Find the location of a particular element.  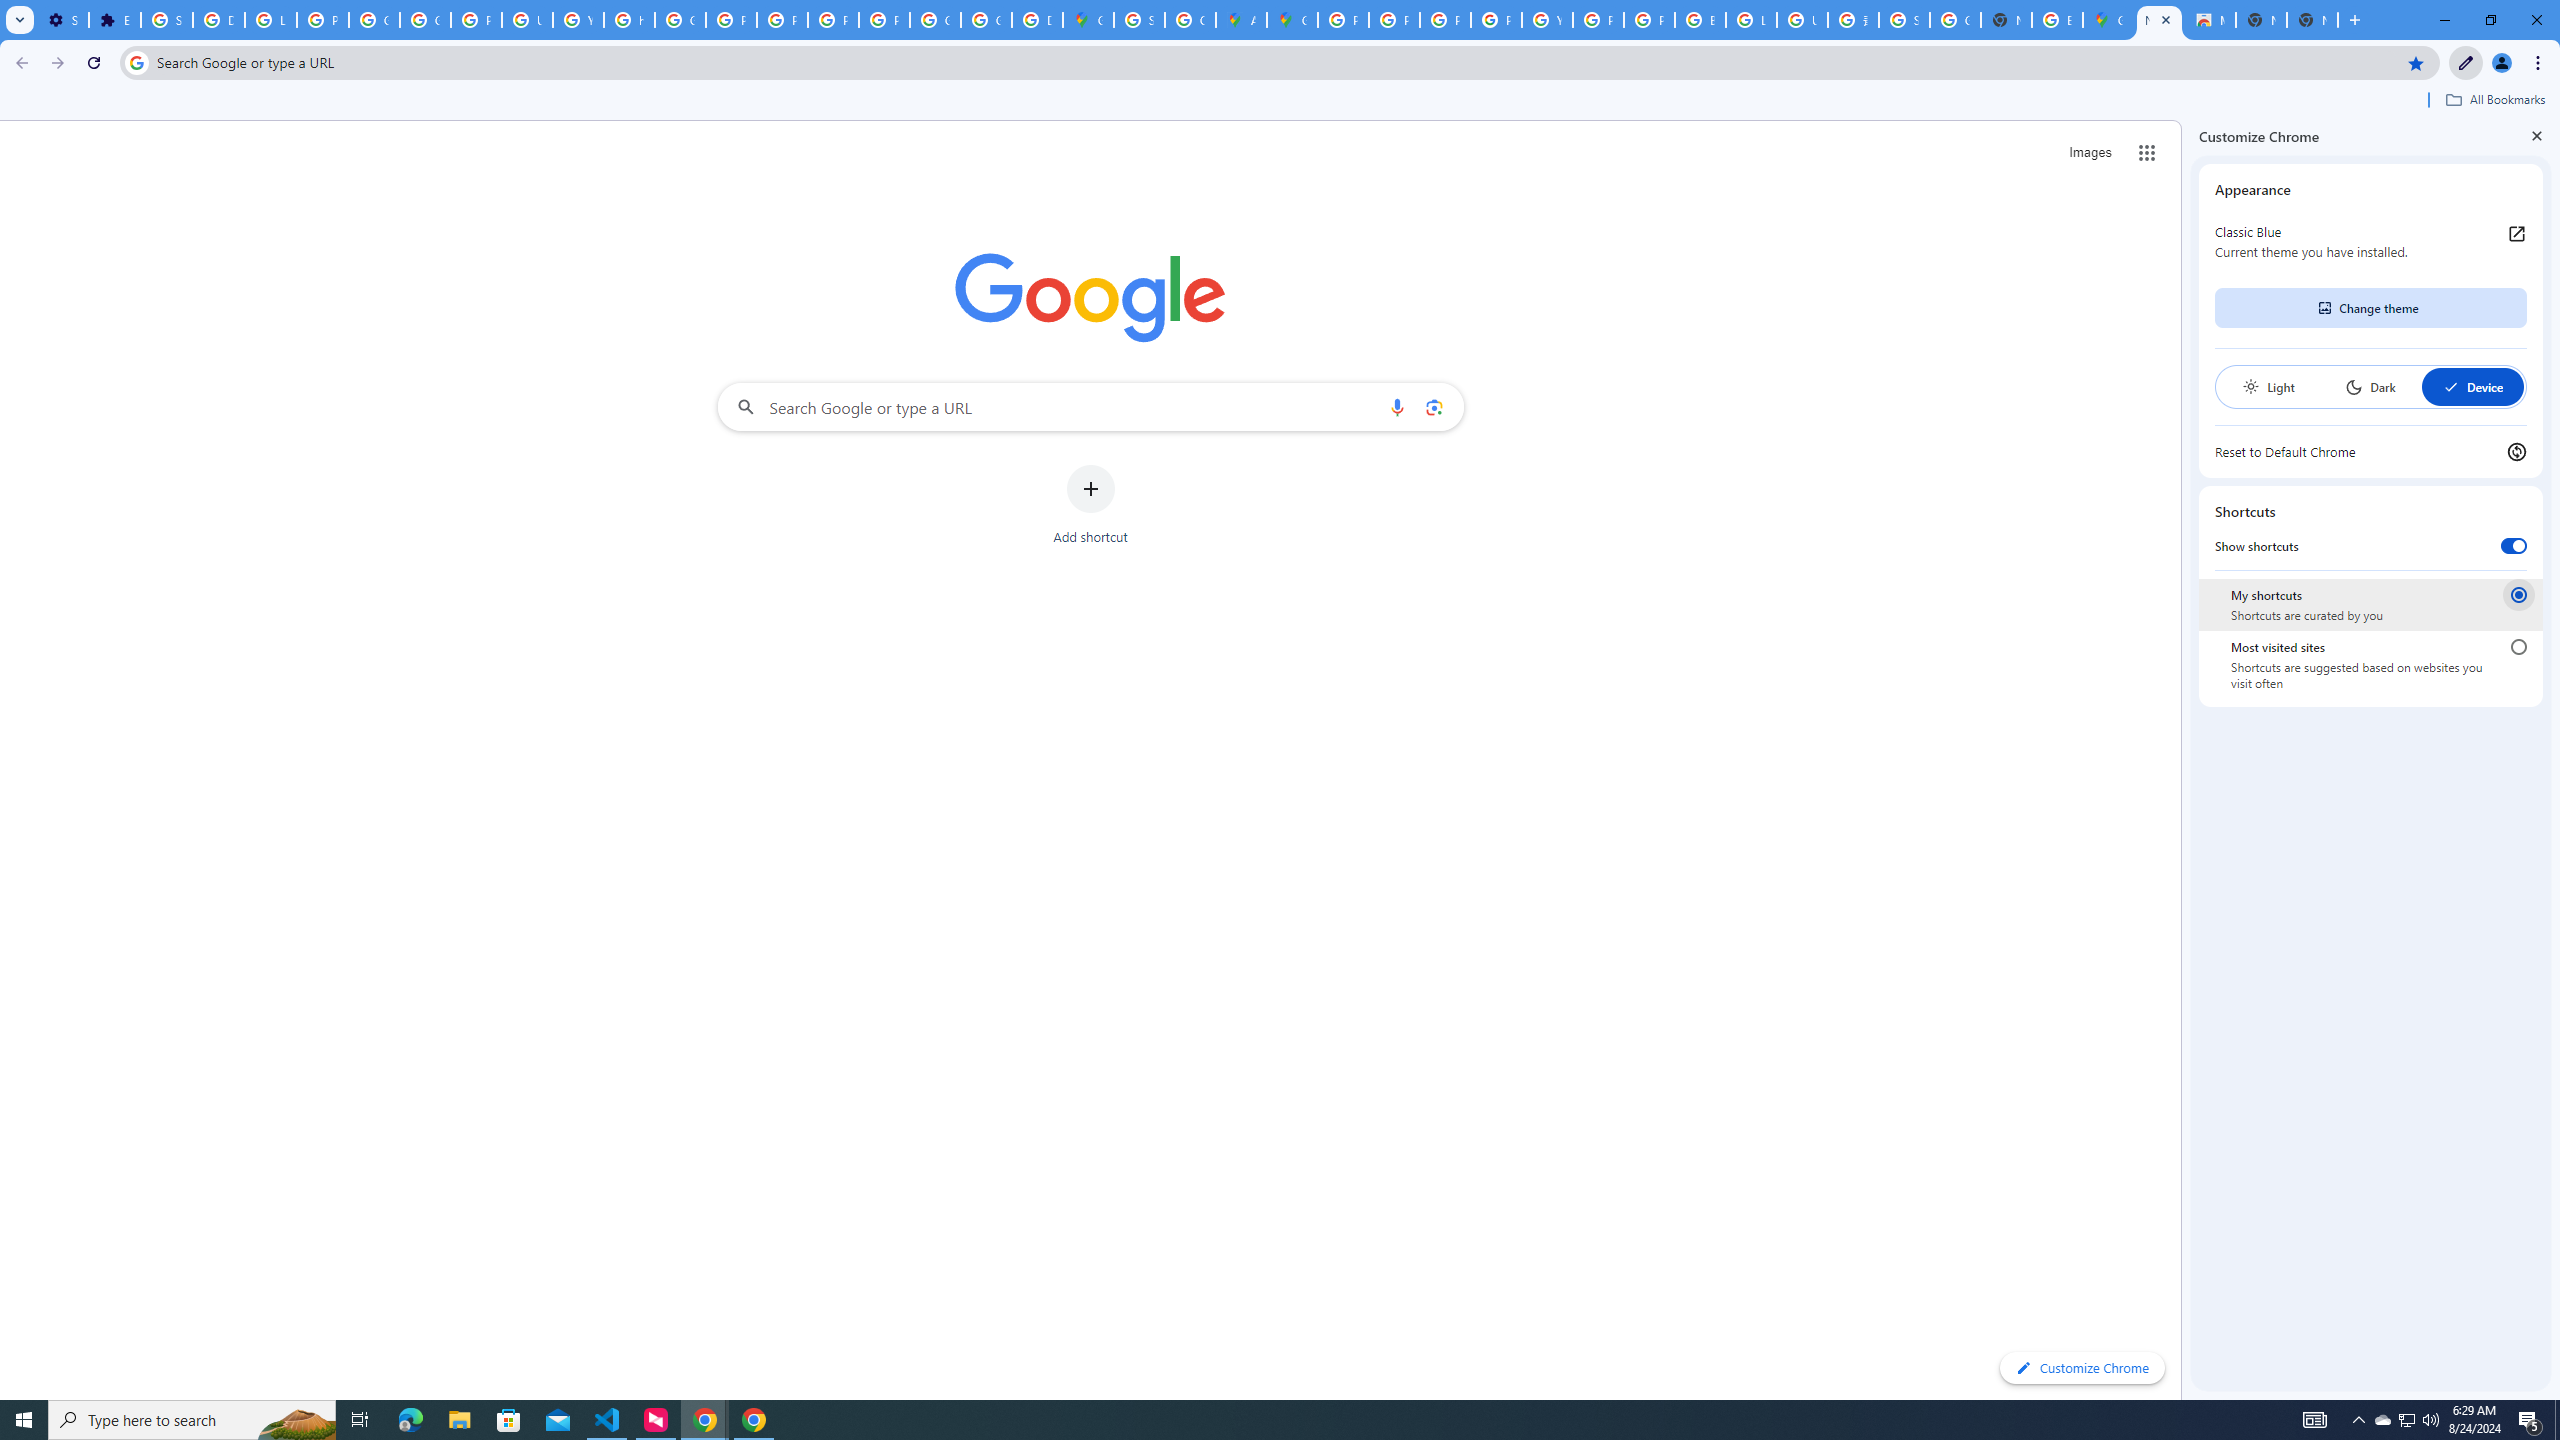

'Dark' is located at coordinates (2369, 386).